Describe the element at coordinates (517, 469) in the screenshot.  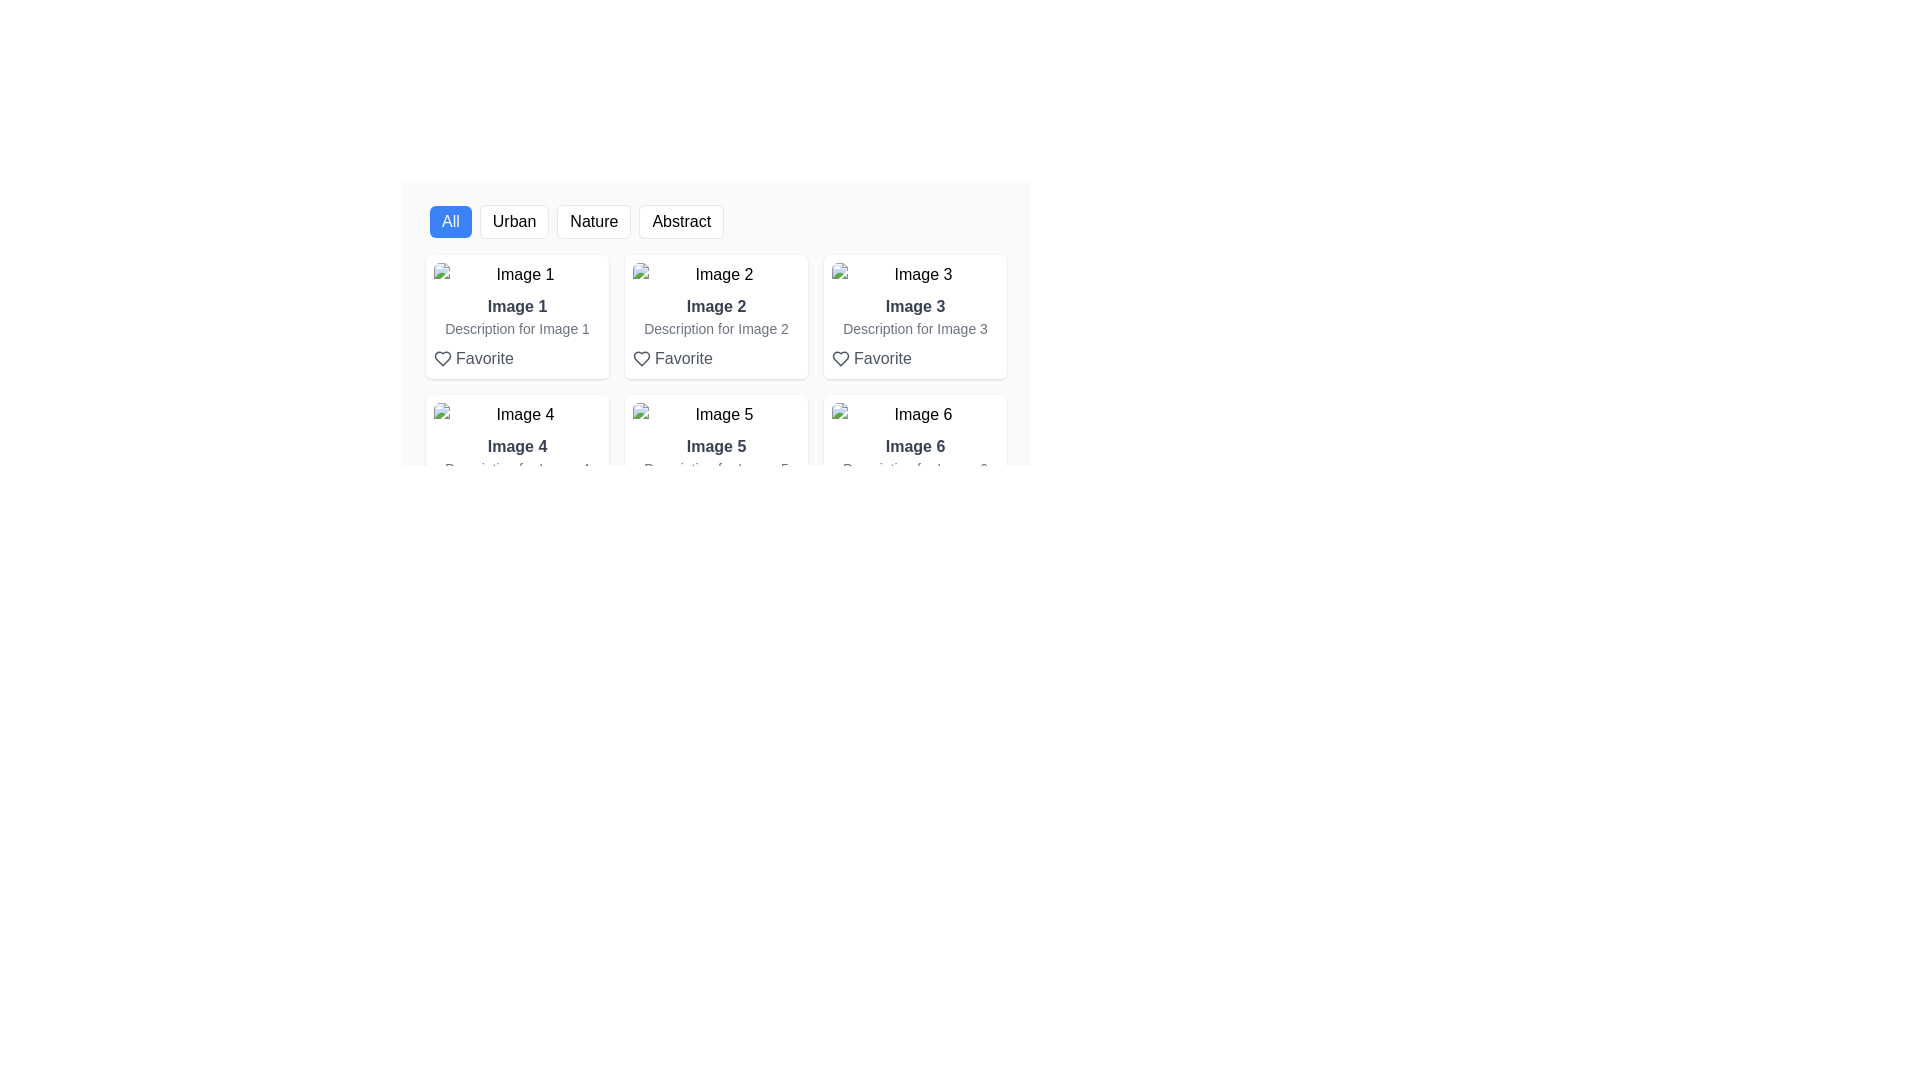
I see `the text label that reads 'Description for Image 4', which is styled in gray and positioned directly below the main title 'Image 4'` at that location.